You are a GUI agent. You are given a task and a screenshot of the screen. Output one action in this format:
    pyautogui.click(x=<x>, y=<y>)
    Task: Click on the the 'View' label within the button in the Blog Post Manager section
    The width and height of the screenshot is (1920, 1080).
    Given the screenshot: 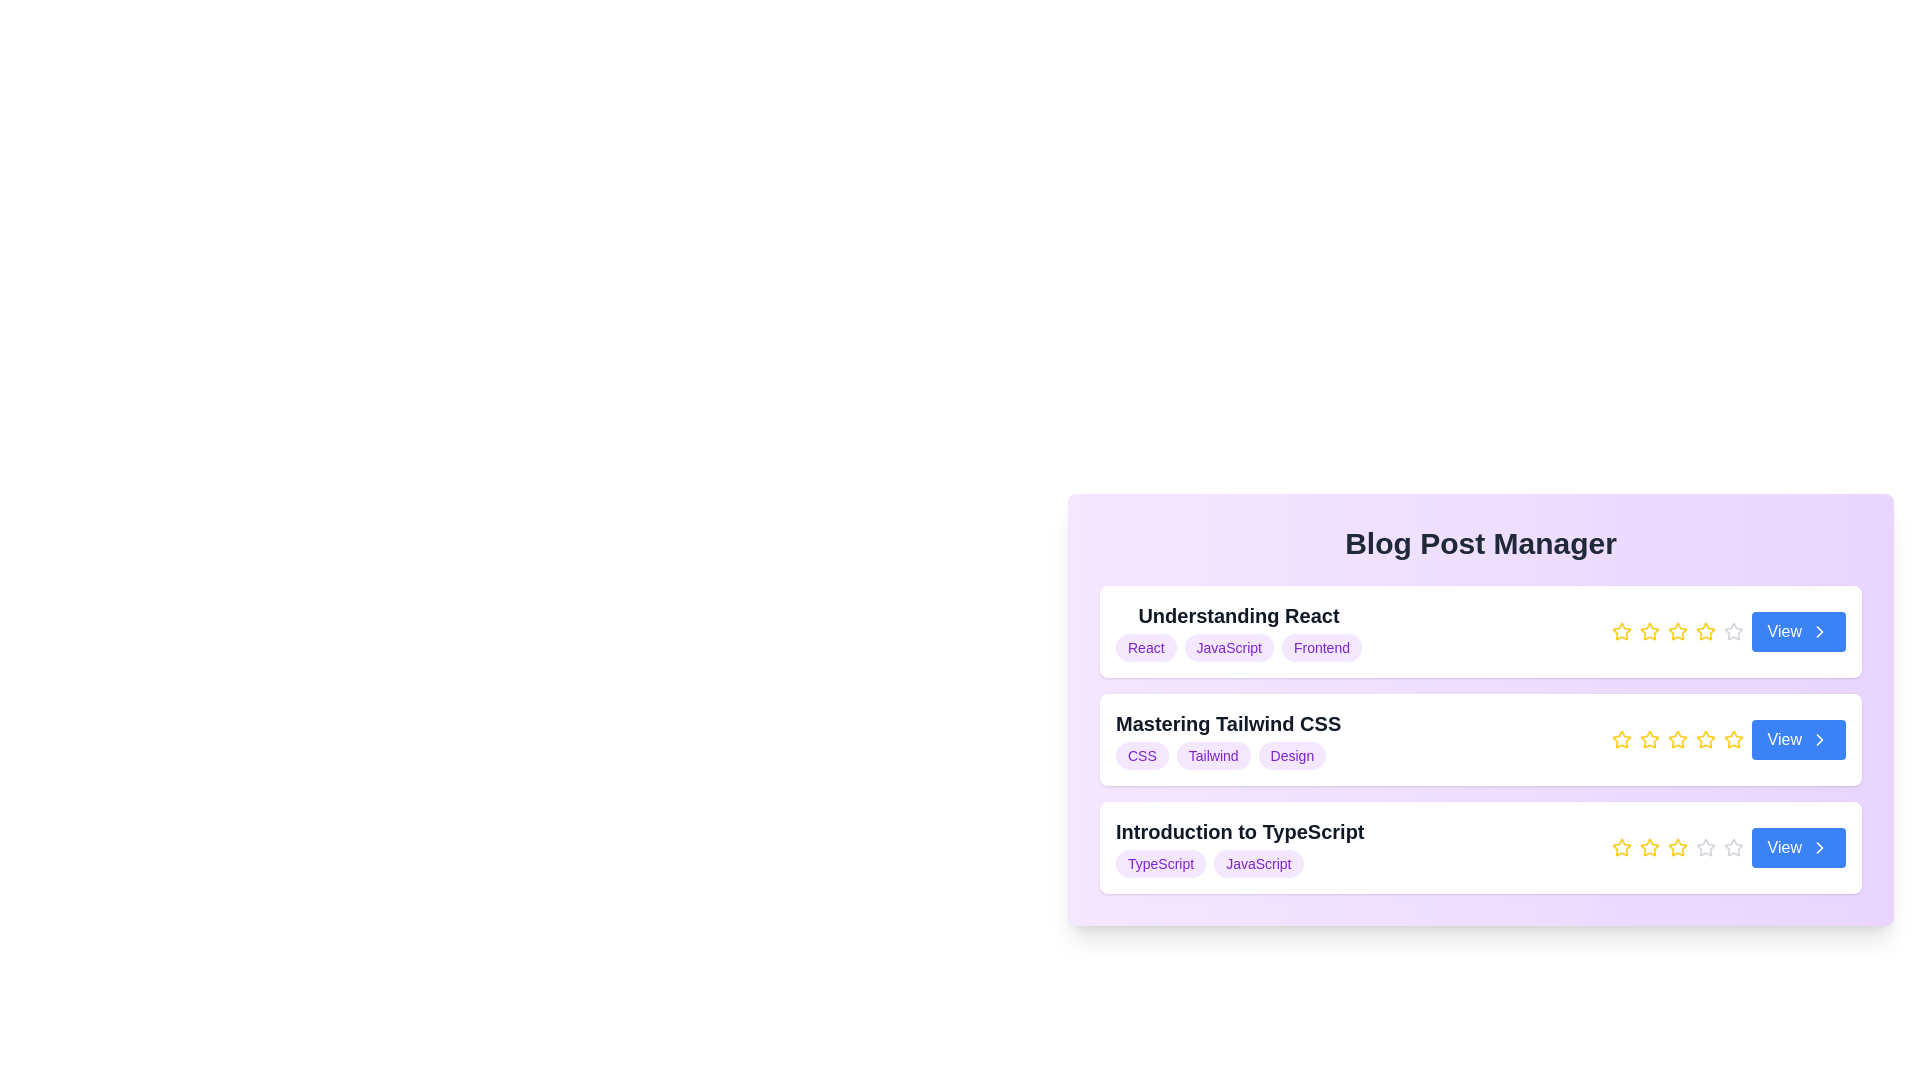 What is the action you would take?
    pyautogui.click(x=1784, y=740)
    